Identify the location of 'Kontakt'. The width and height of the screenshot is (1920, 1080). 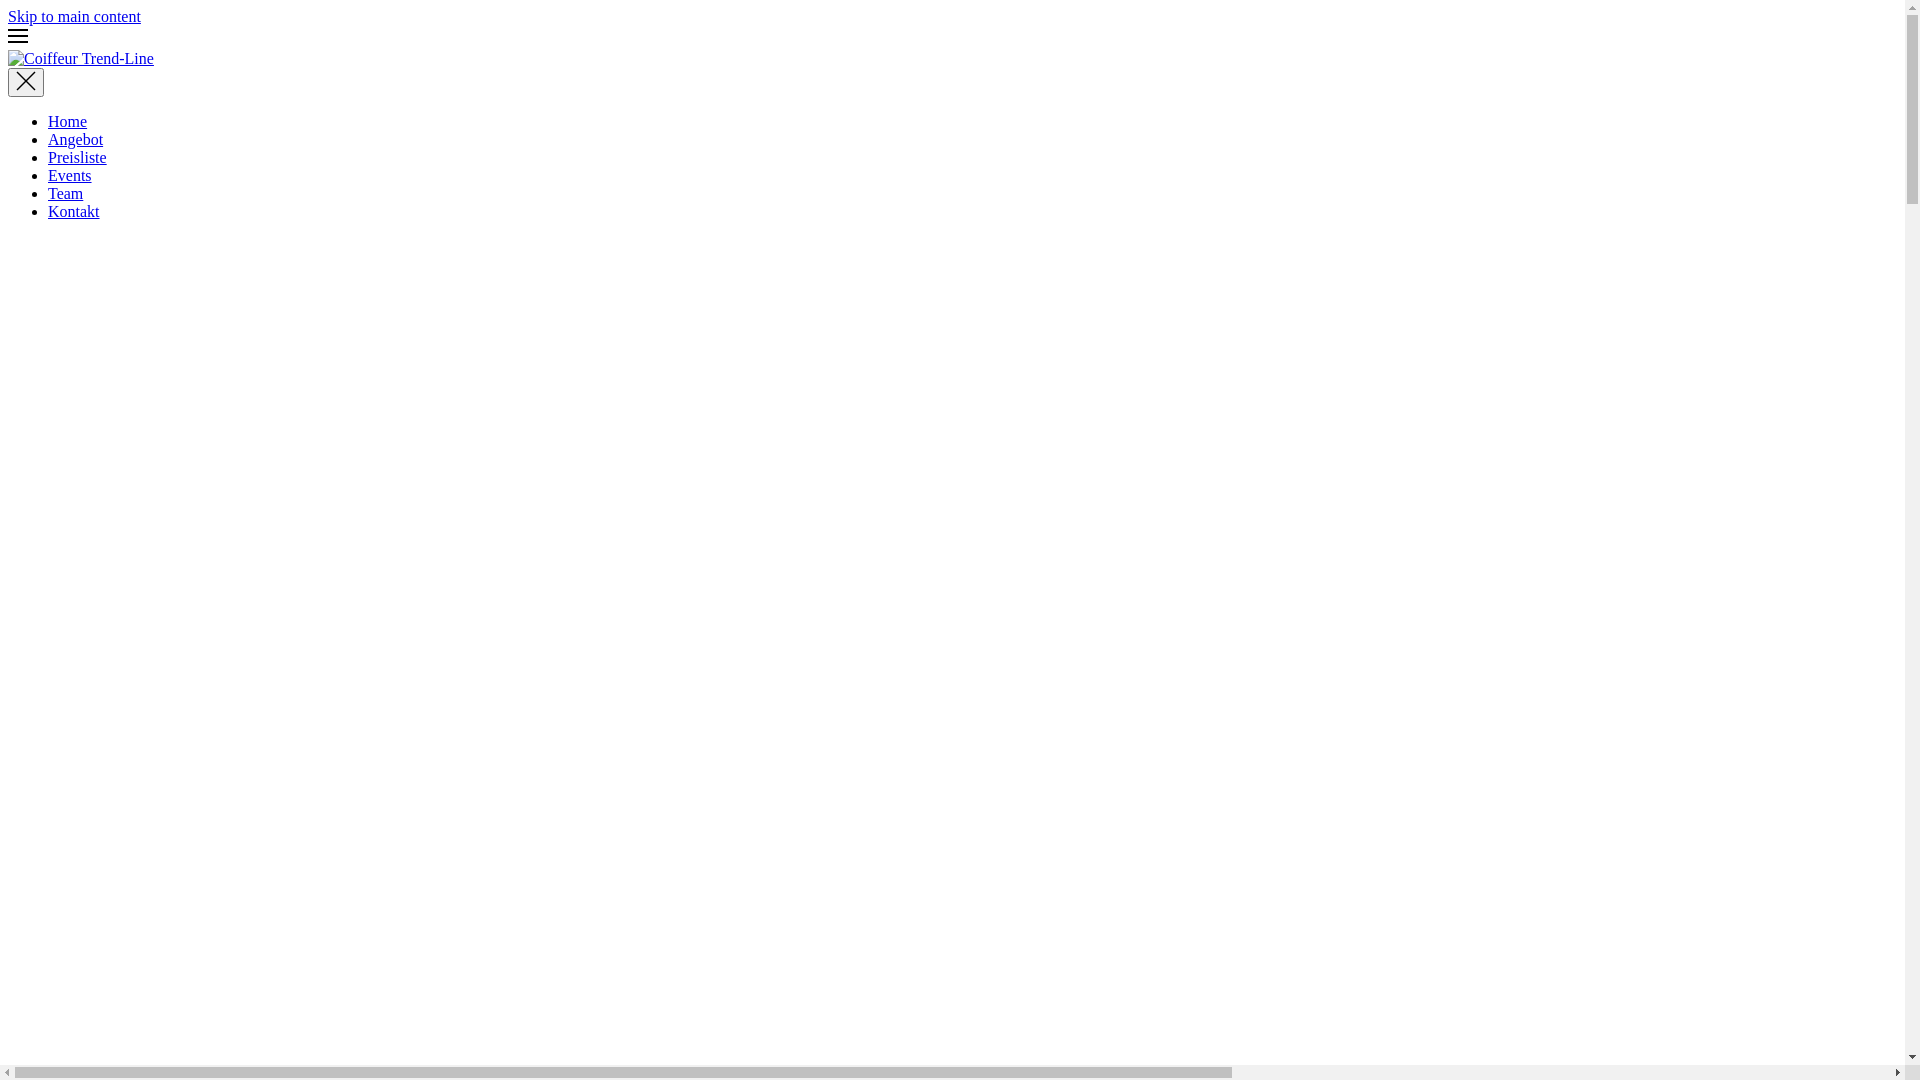
(48, 211).